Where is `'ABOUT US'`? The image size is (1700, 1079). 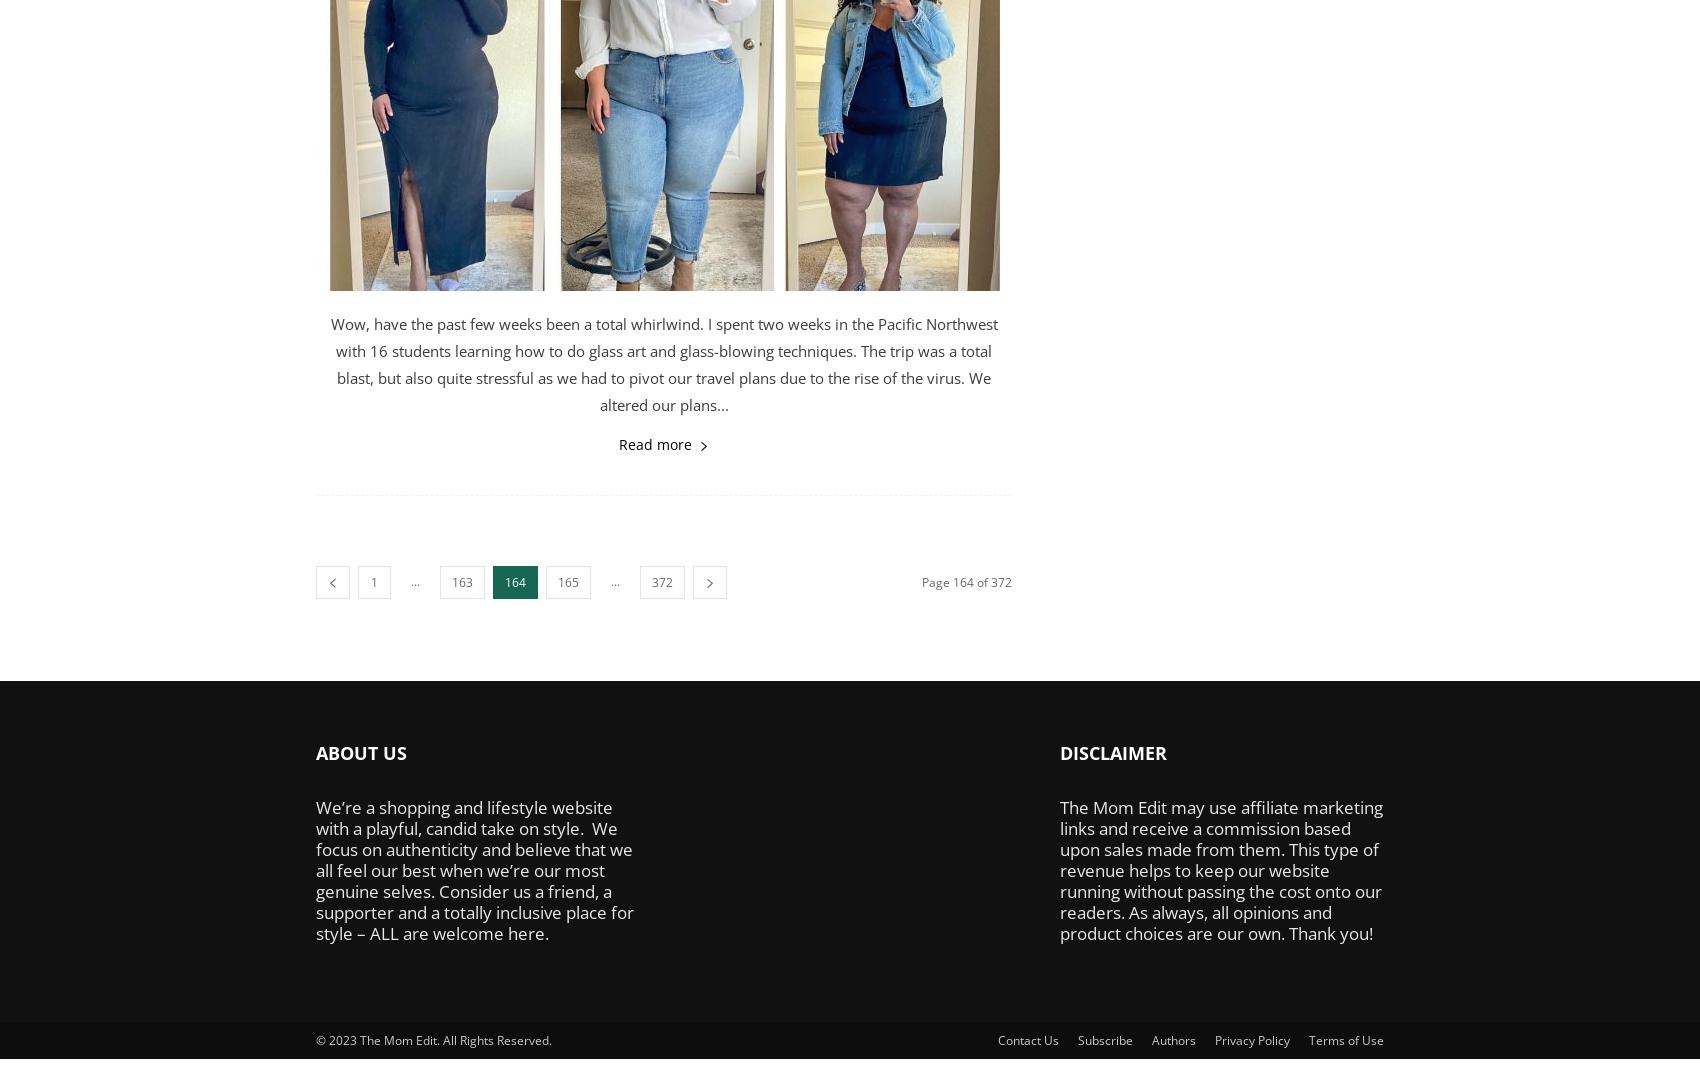 'ABOUT US' is located at coordinates (360, 753).